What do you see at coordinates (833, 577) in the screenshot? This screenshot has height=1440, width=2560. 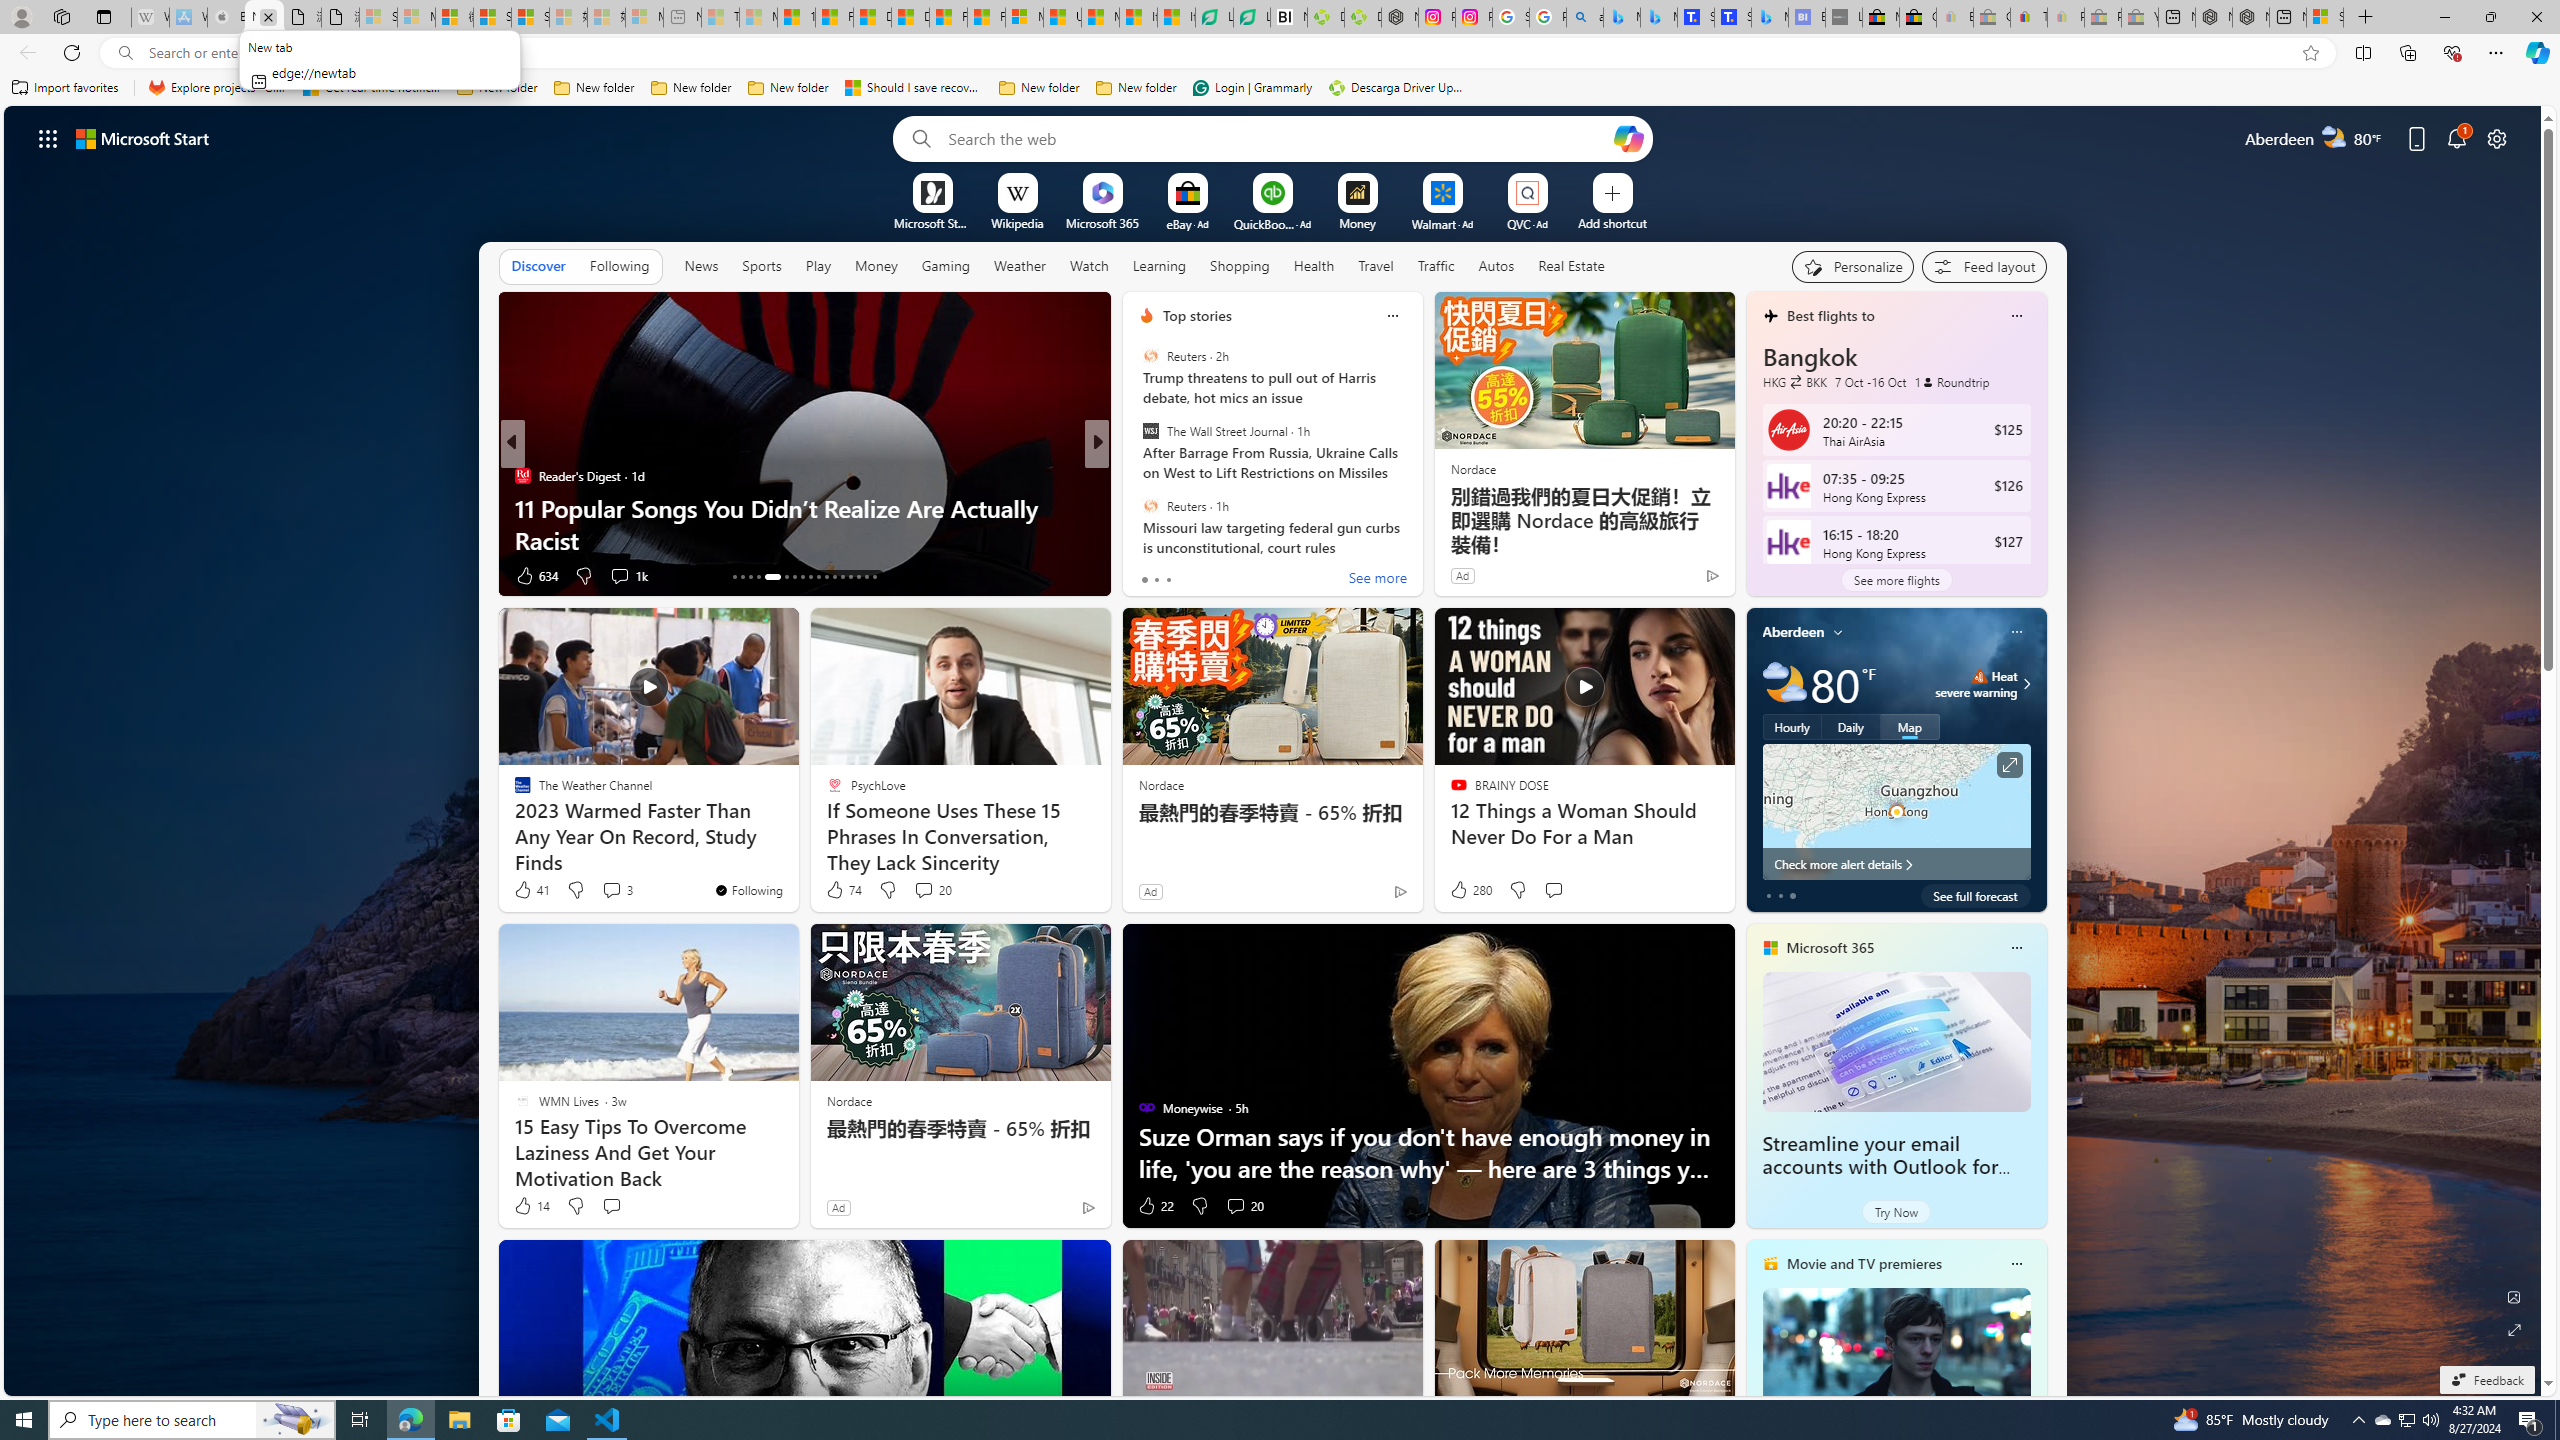 I see `'AutomationID: tab-24'` at bounding box center [833, 577].